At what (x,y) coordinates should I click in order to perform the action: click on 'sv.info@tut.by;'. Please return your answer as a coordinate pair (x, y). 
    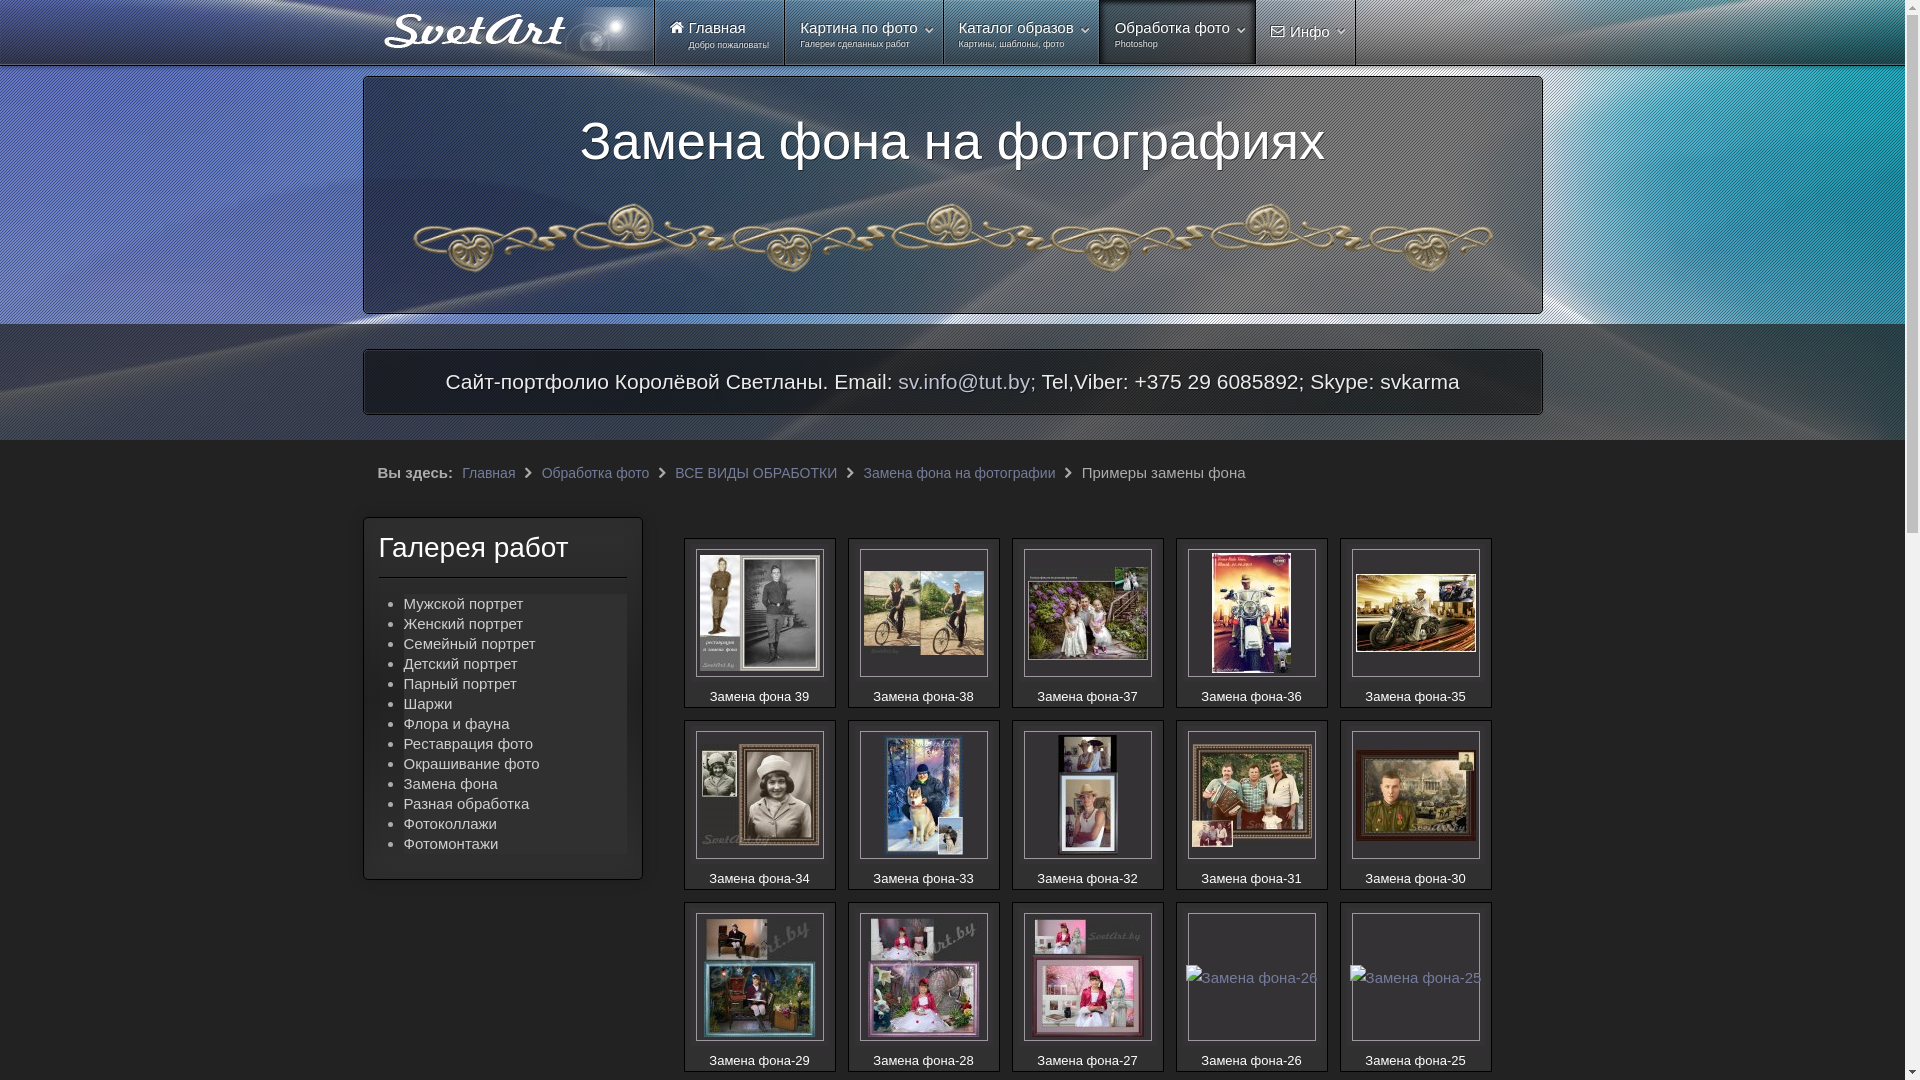
    Looking at the image, I should click on (966, 381).